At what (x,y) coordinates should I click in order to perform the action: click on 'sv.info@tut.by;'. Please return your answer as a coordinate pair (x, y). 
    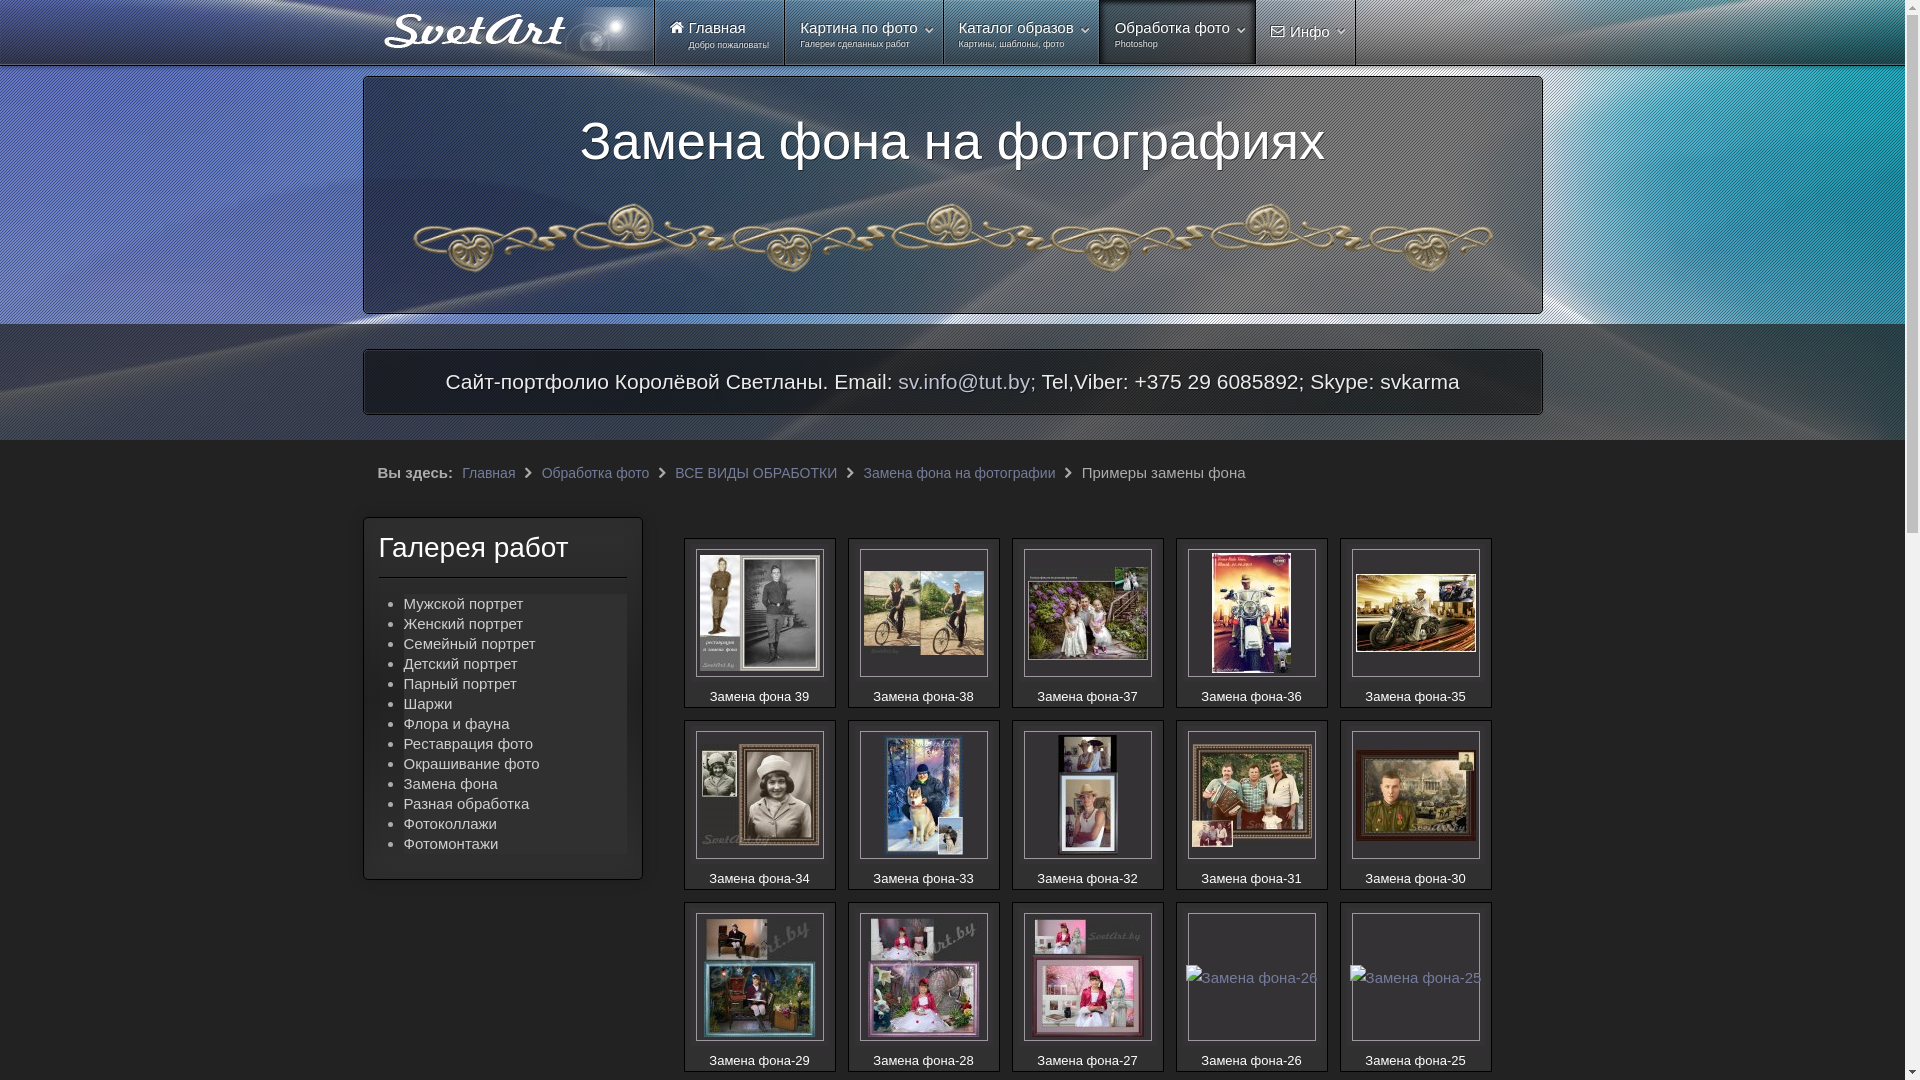
    Looking at the image, I should click on (966, 381).